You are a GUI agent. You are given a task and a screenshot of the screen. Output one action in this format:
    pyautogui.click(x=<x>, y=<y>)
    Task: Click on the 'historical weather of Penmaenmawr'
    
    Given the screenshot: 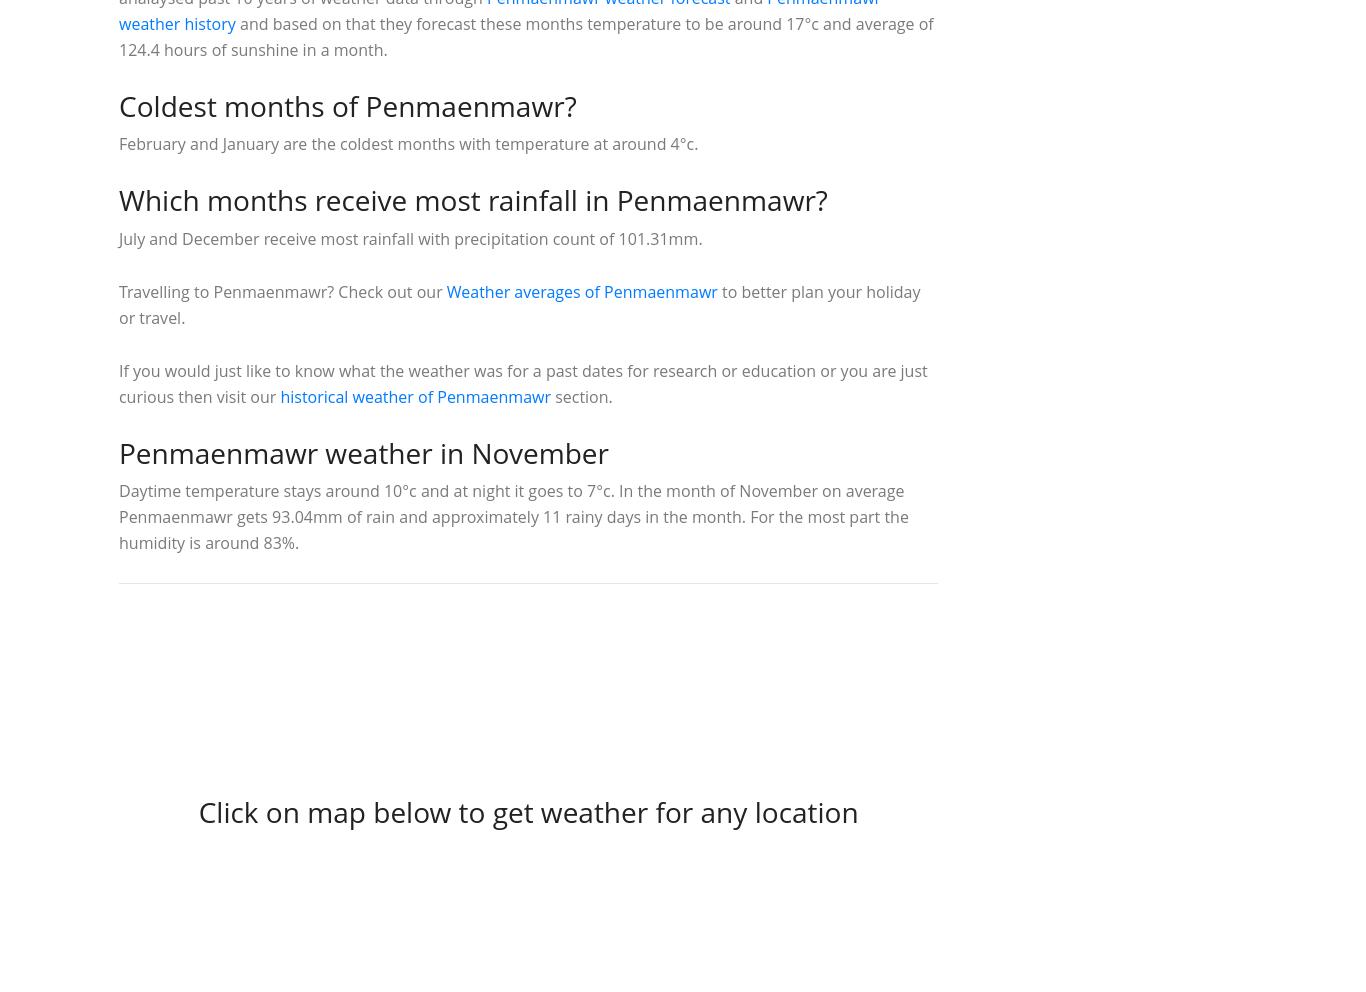 What is the action you would take?
    pyautogui.click(x=414, y=396)
    